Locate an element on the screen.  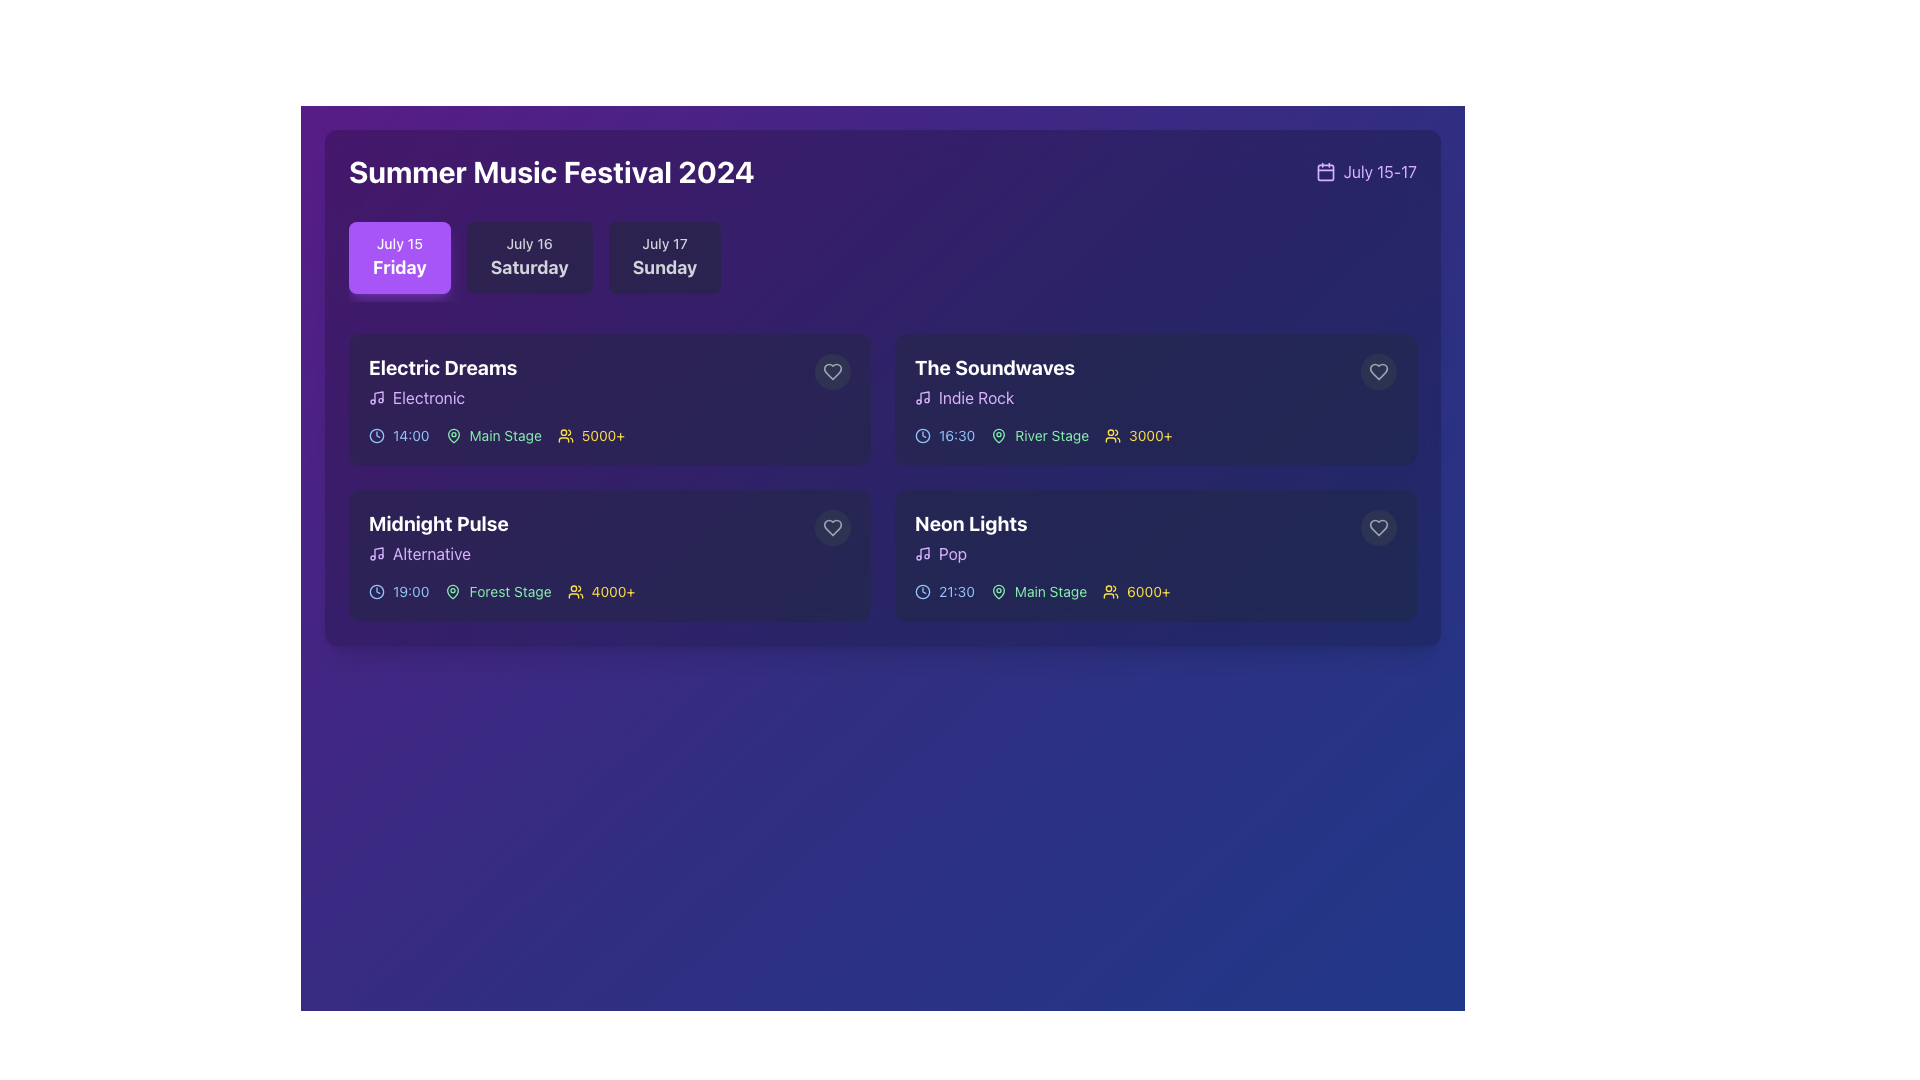
the text label with the text 'Alternative' styled in purple, accompanied by a small musical note icon, located in the second event card titled 'Midnight Pulse' is located at coordinates (437, 554).